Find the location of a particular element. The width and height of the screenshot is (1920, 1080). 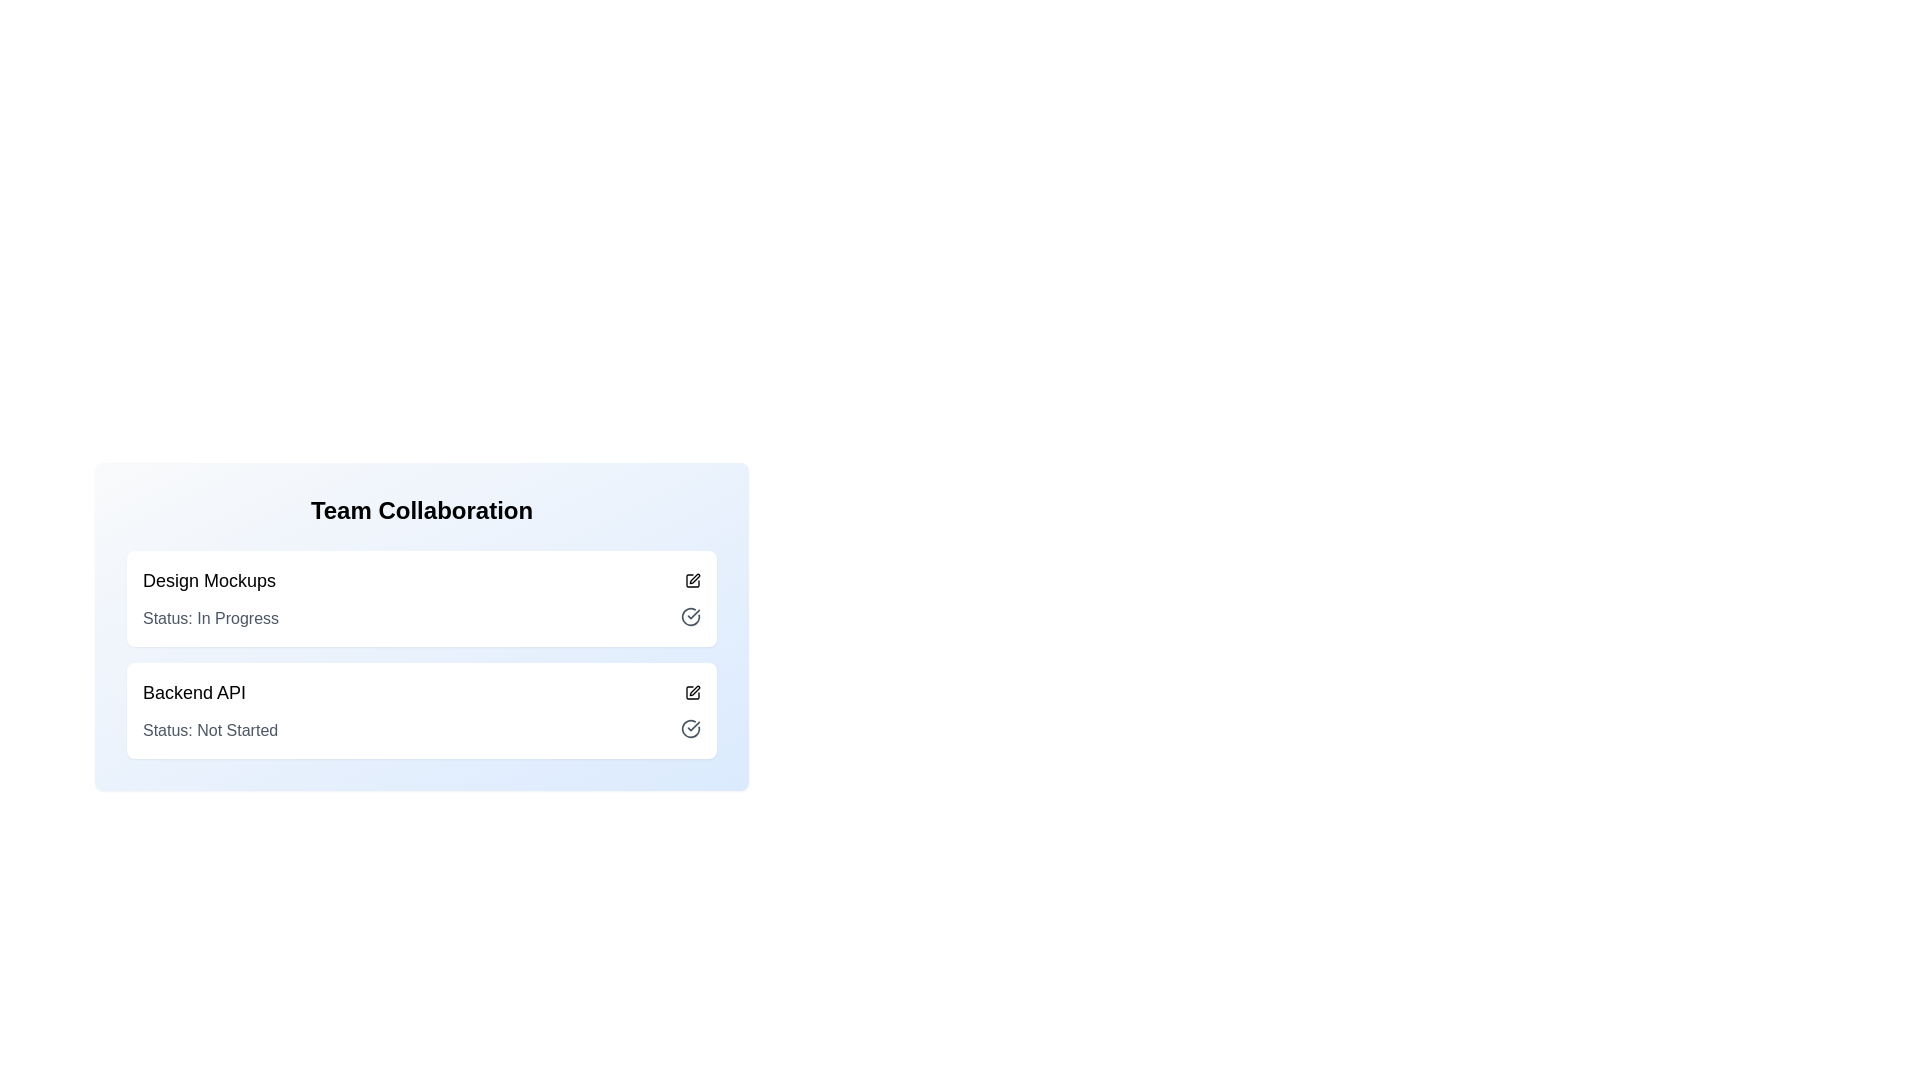

the text label that serves as a title for the surrounding content, located at the top of its group above 'Design Mockups' and 'Backend API' is located at coordinates (421, 509).